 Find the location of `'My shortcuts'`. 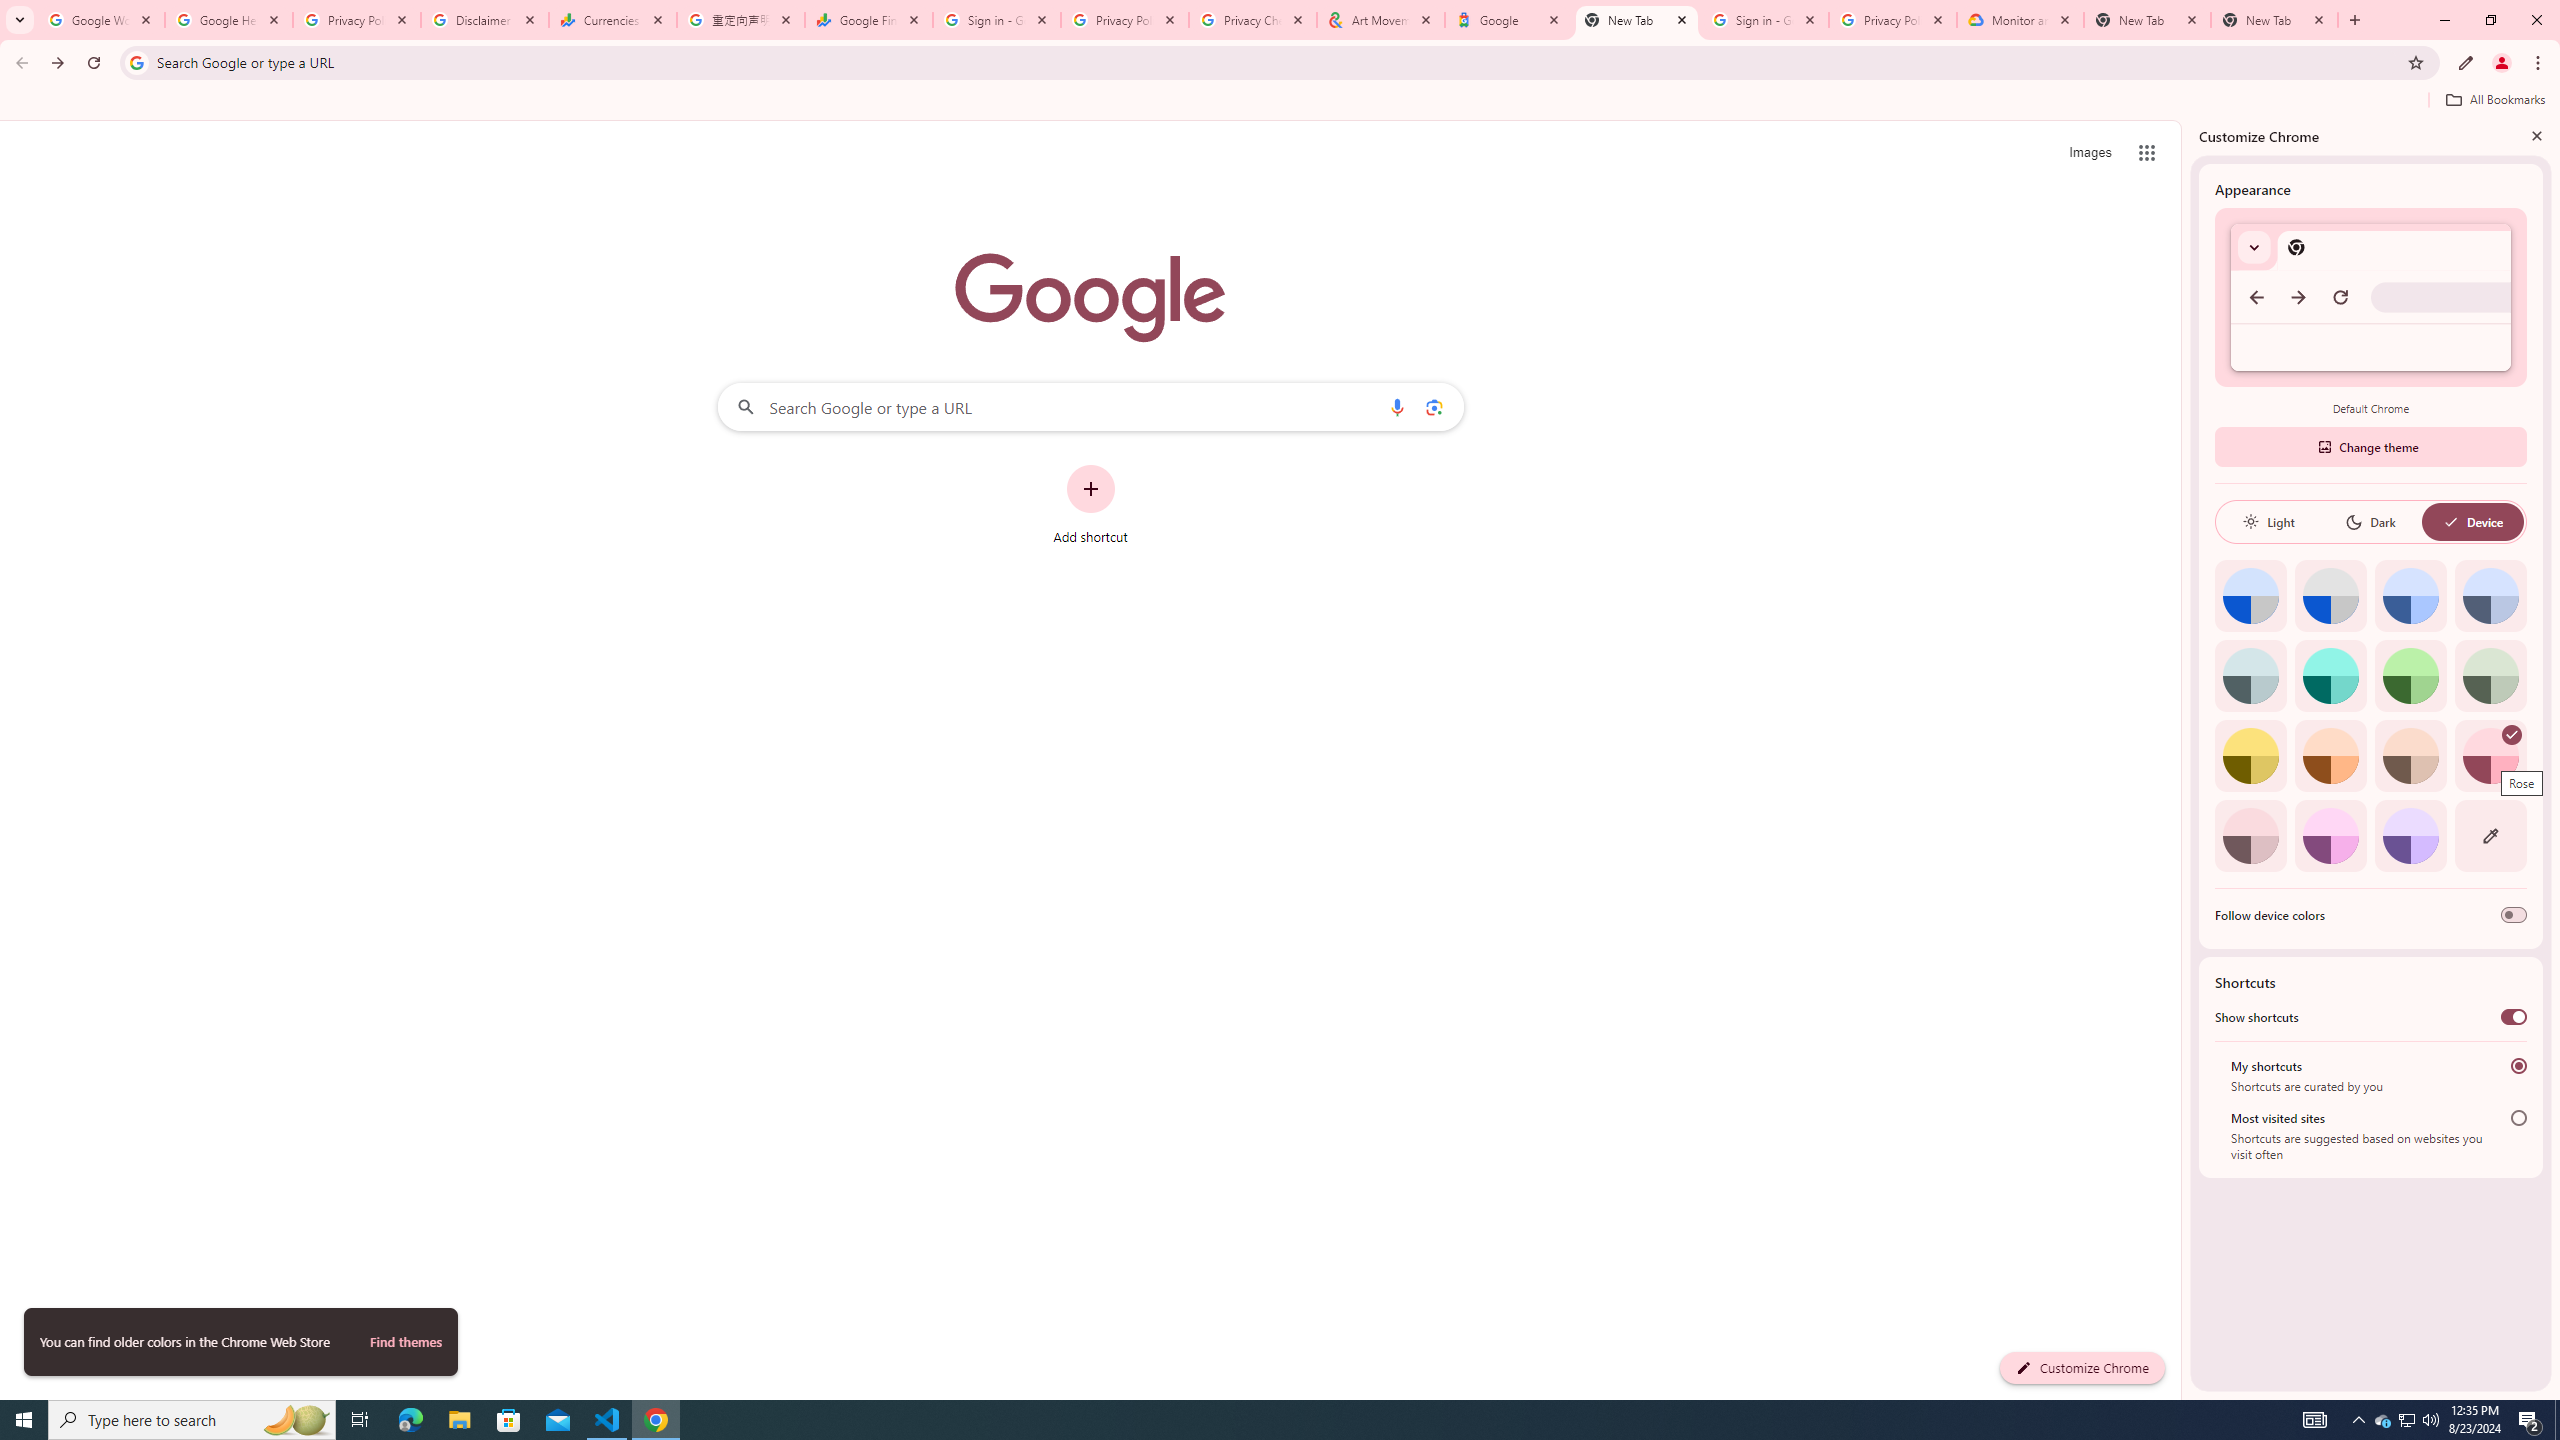

'My shortcuts' is located at coordinates (2519, 1065).